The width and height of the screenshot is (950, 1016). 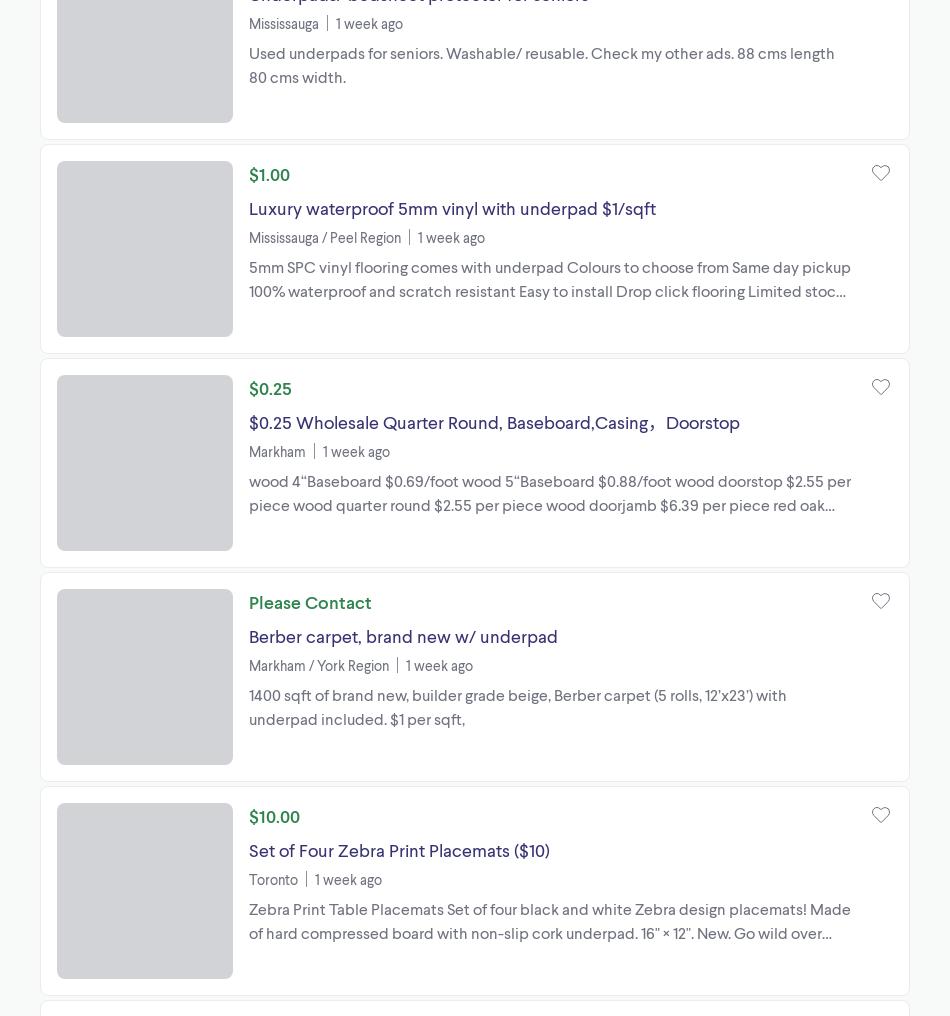 What do you see at coordinates (272, 878) in the screenshot?
I see `'Toronto'` at bounding box center [272, 878].